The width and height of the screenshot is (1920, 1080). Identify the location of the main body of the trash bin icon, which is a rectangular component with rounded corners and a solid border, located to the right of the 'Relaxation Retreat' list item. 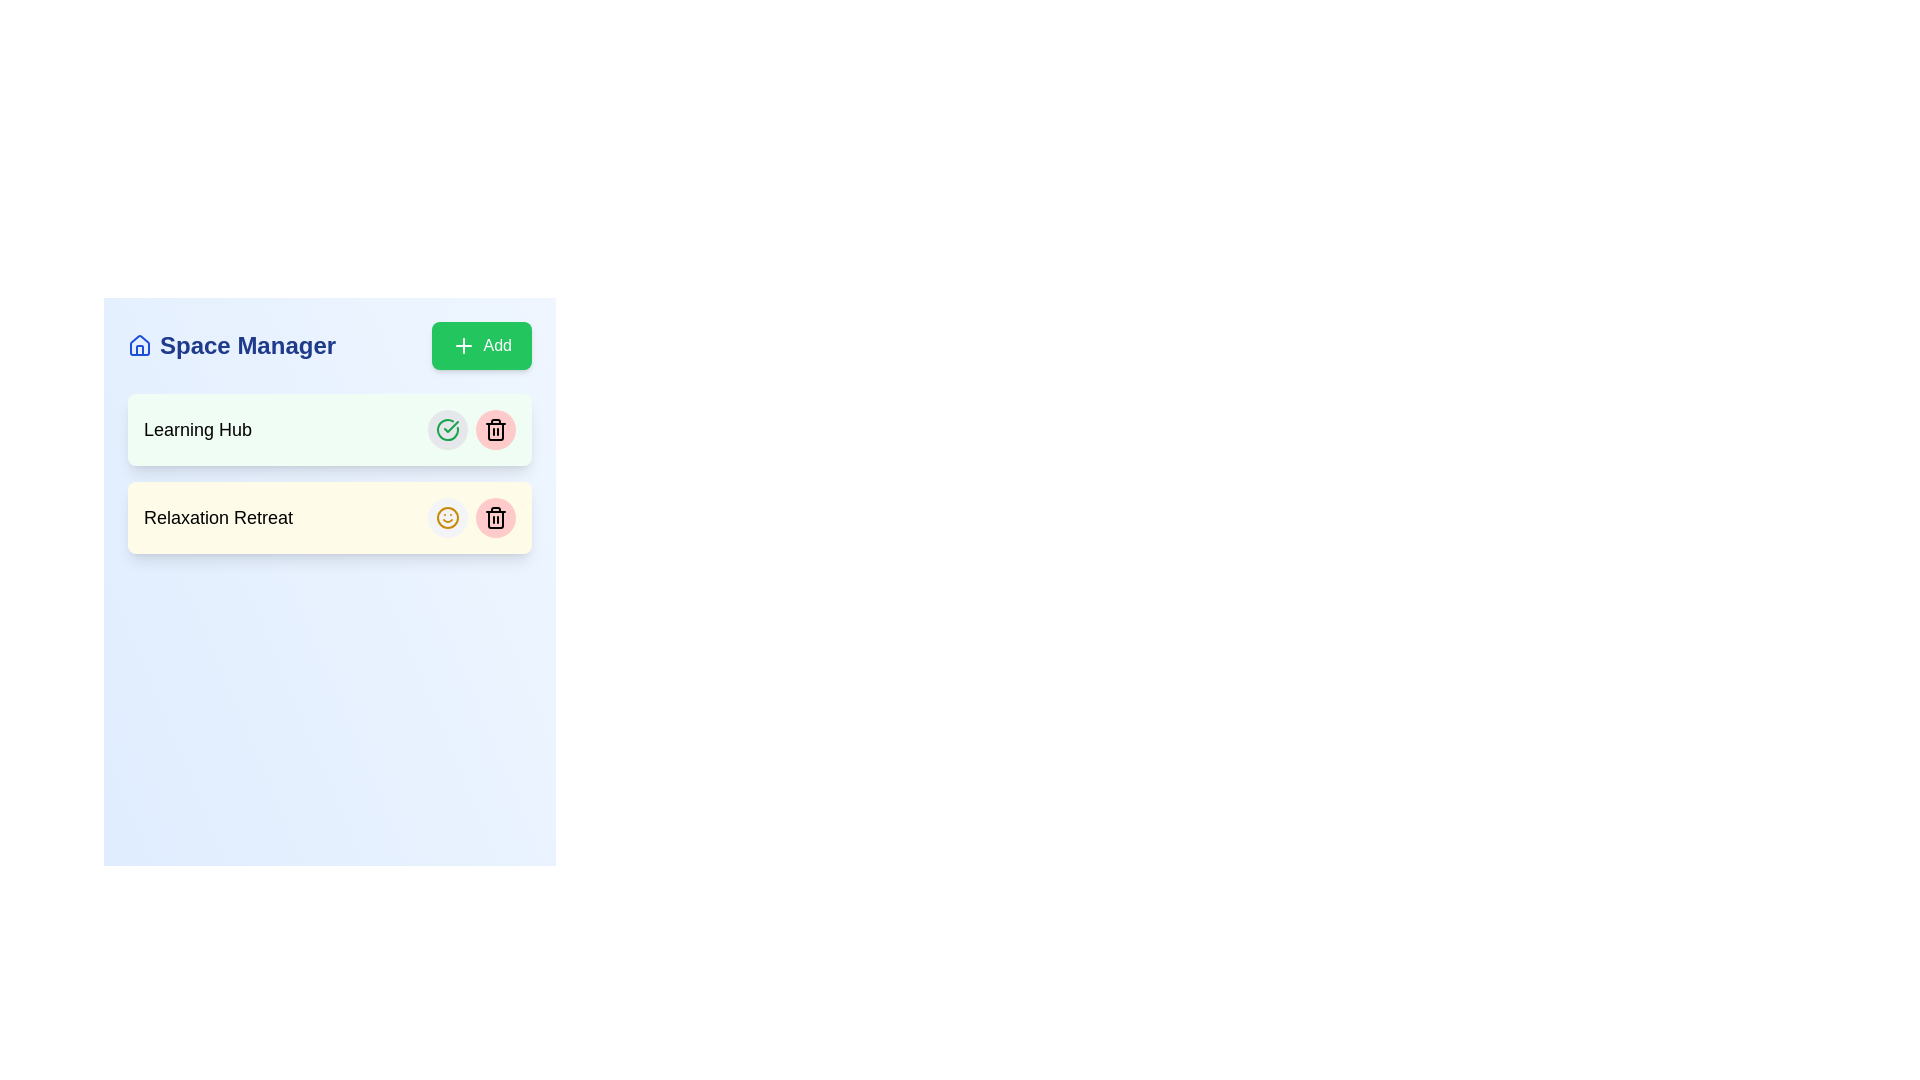
(495, 431).